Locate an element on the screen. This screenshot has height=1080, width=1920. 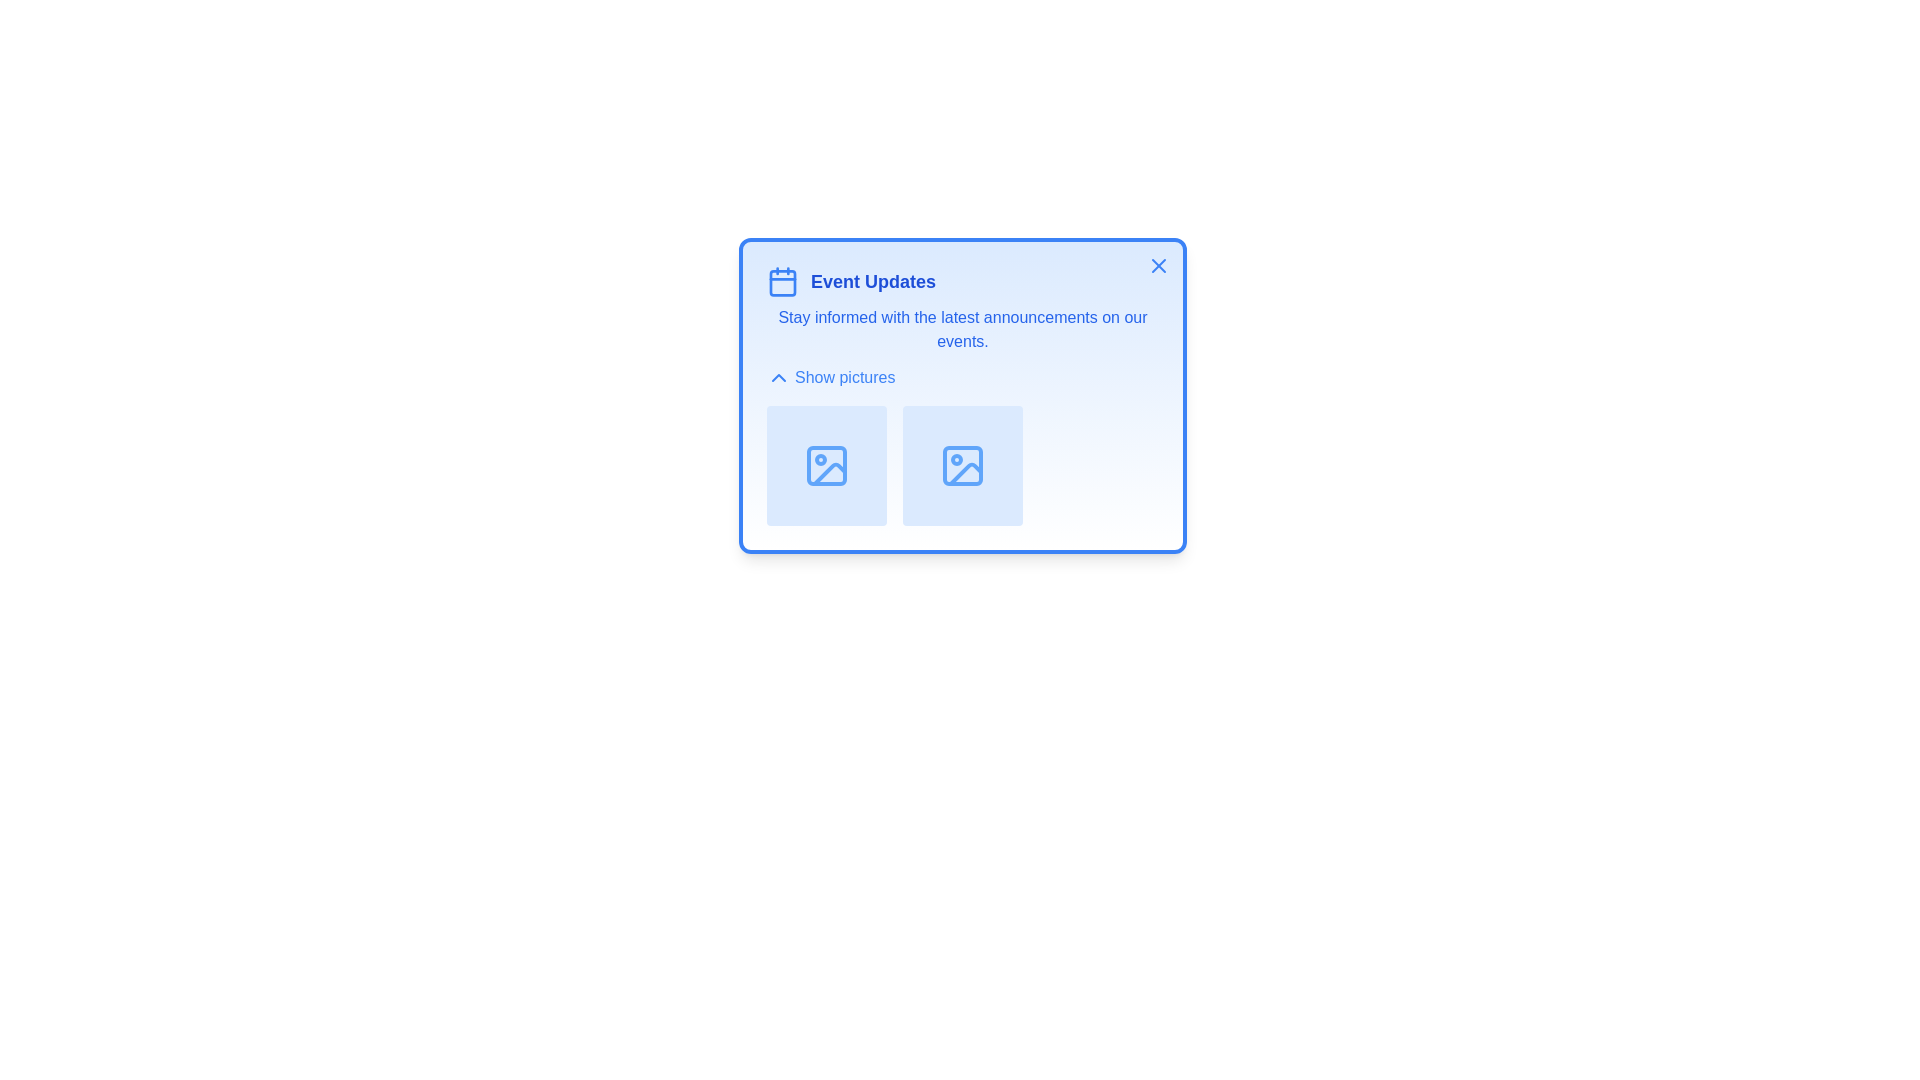
close button (X) to close the alert is located at coordinates (1158, 265).